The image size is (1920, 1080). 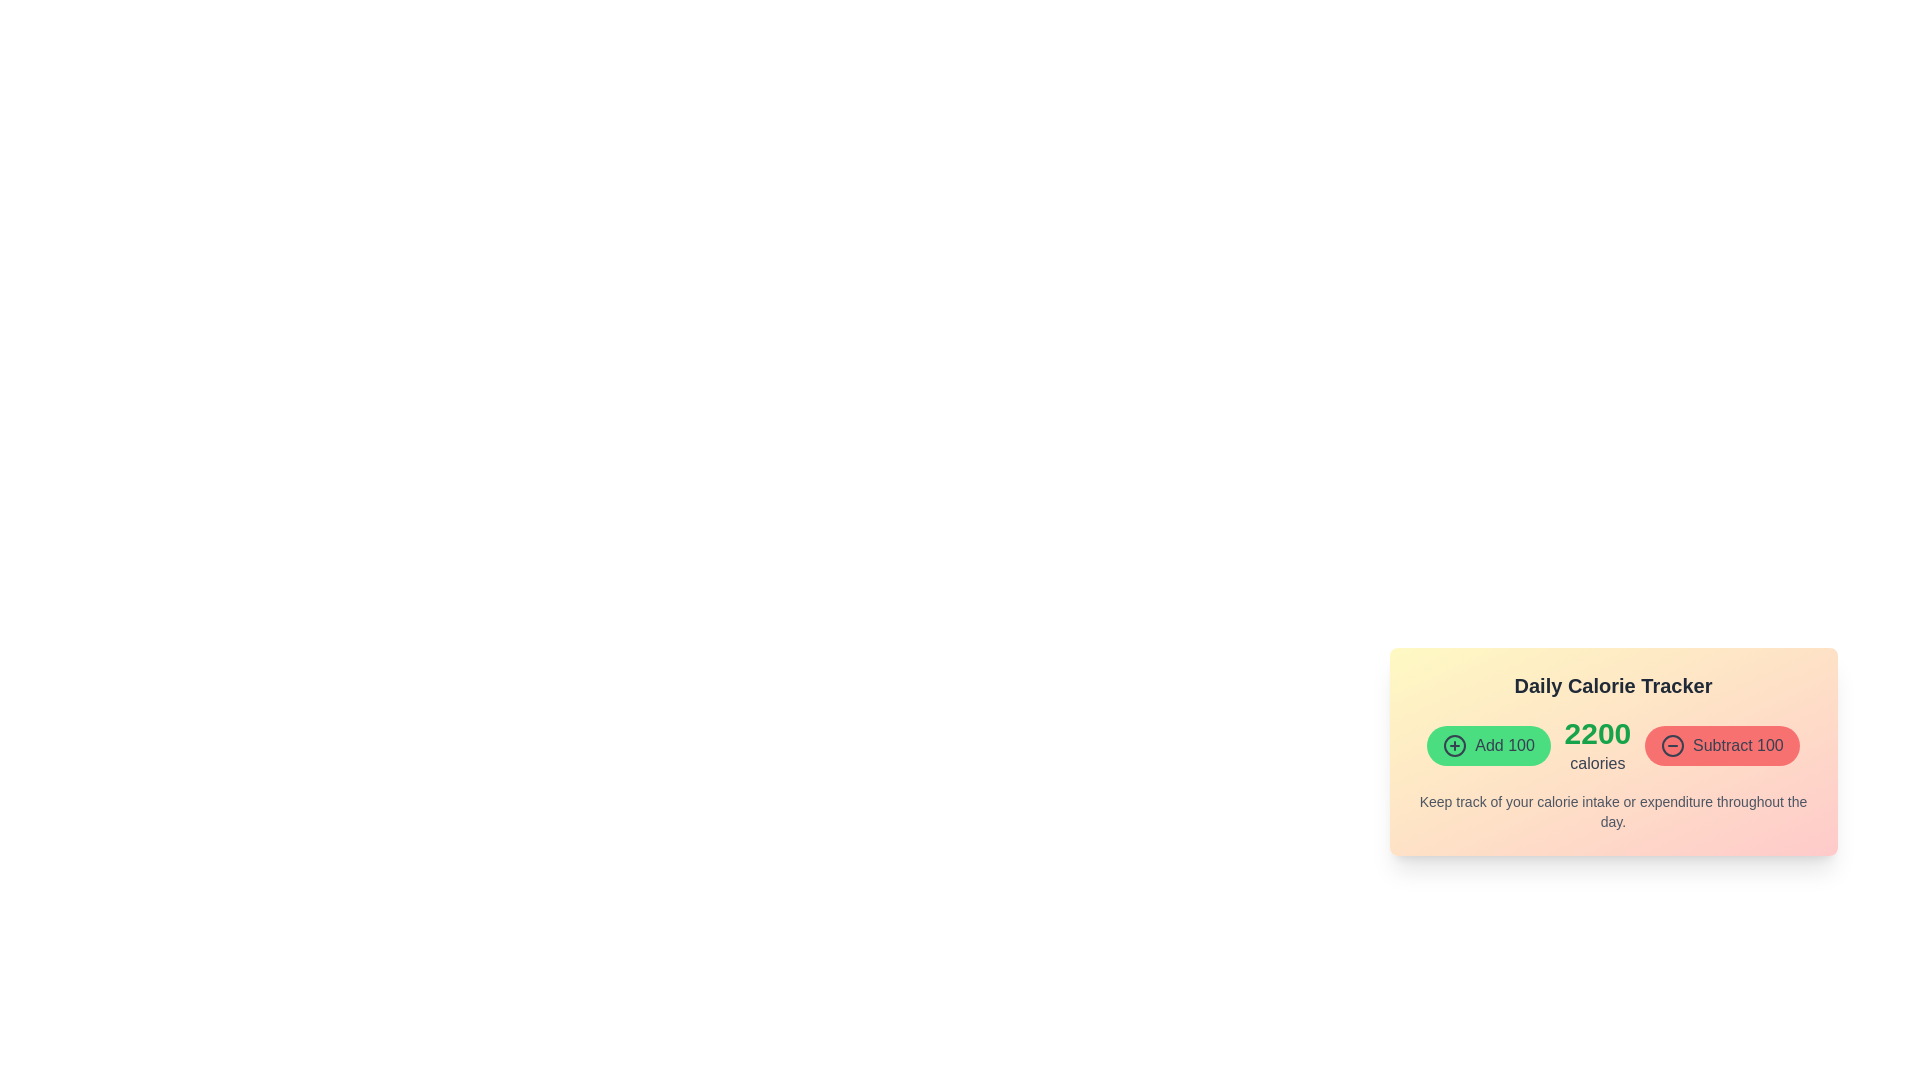 I want to click on the text content that reads 'Keep track of your calorie intake or expenditure throughout the day.' located in the bottom segment of the 'Daily Calorie Tracker' card, so click(x=1613, y=812).